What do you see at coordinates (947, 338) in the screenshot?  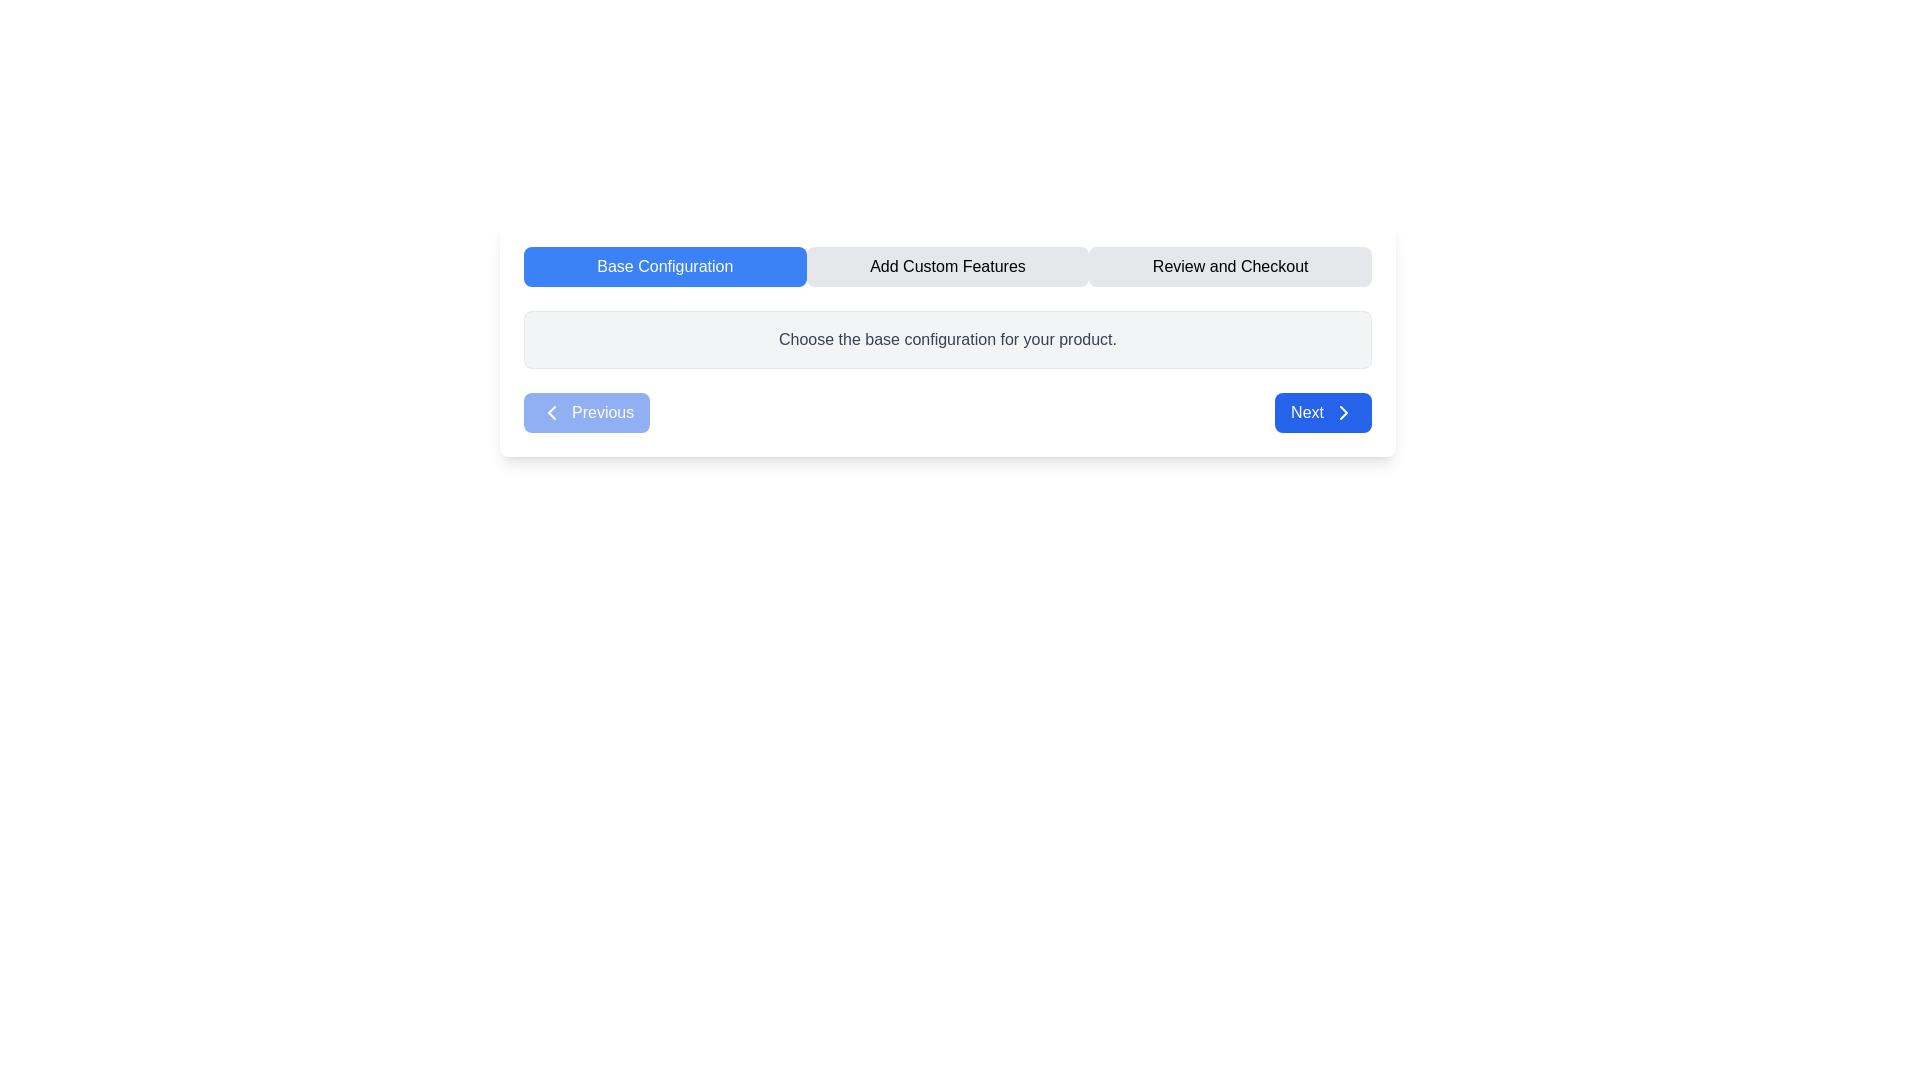 I see `the static text label displaying 'Choose the base configuration for your product.' which is styled in gray against a light background, located below the navigation tabs and above the navigation buttons` at bounding box center [947, 338].